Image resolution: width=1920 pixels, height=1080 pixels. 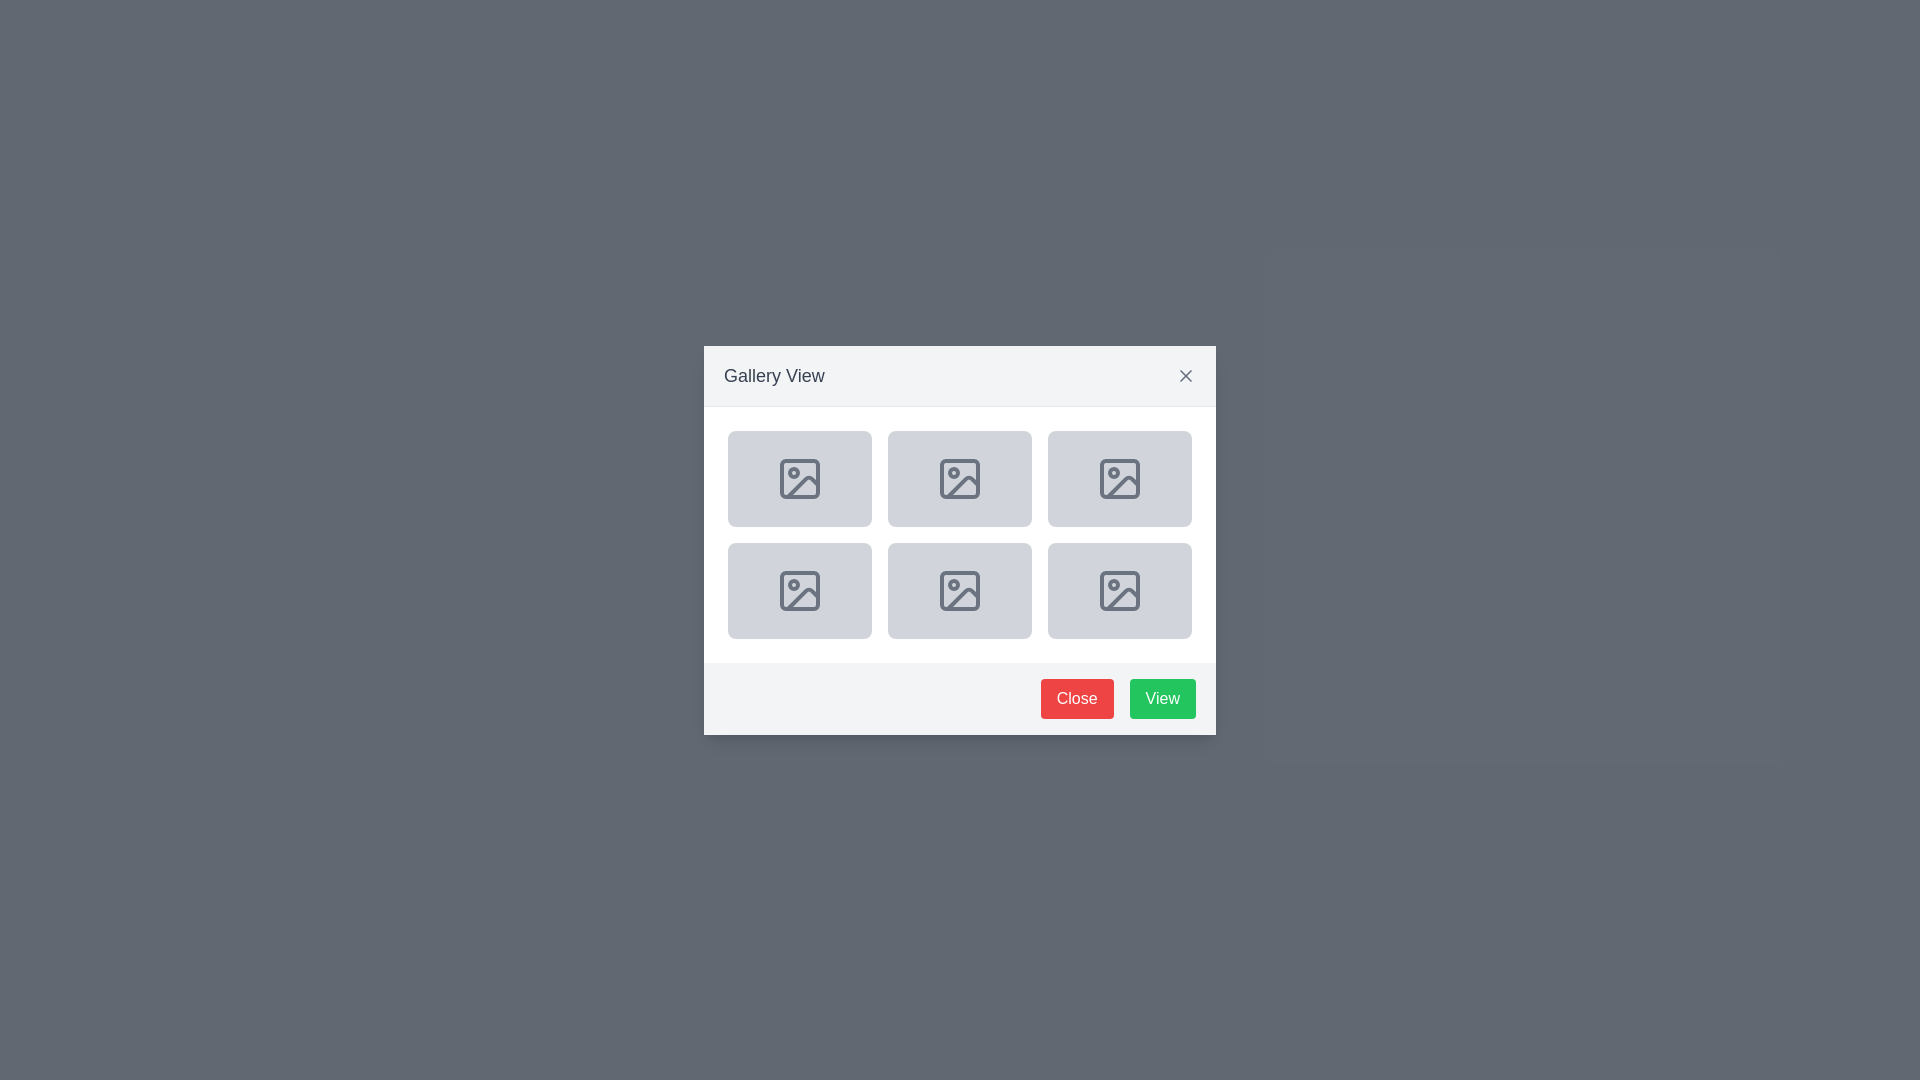 What do you see at coordinates (1162, 697) in the screenshot?
I see `the green rectangular button labeled 'View' located at the bottom-right corner of the modal window` at bounding box center [1162, 697].